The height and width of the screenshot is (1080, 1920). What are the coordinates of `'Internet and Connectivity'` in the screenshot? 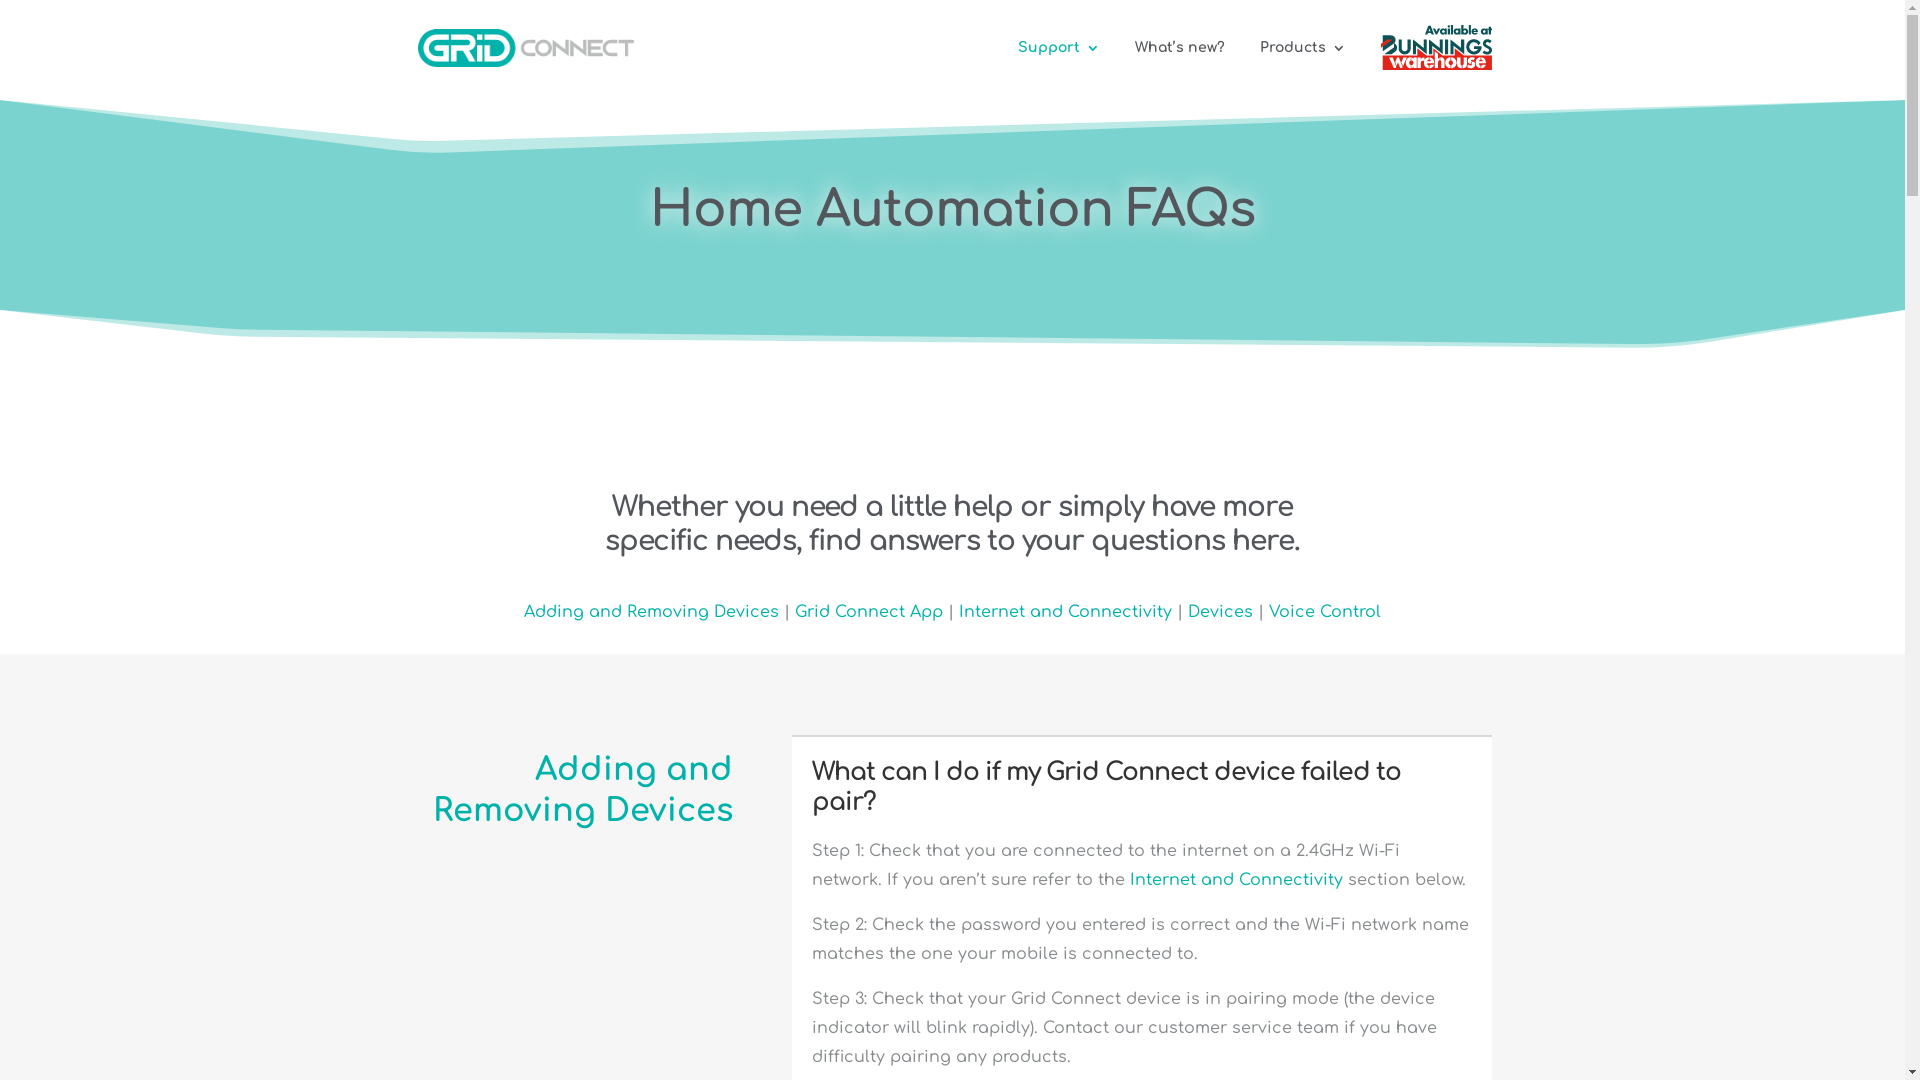 It's located at (958, 611).